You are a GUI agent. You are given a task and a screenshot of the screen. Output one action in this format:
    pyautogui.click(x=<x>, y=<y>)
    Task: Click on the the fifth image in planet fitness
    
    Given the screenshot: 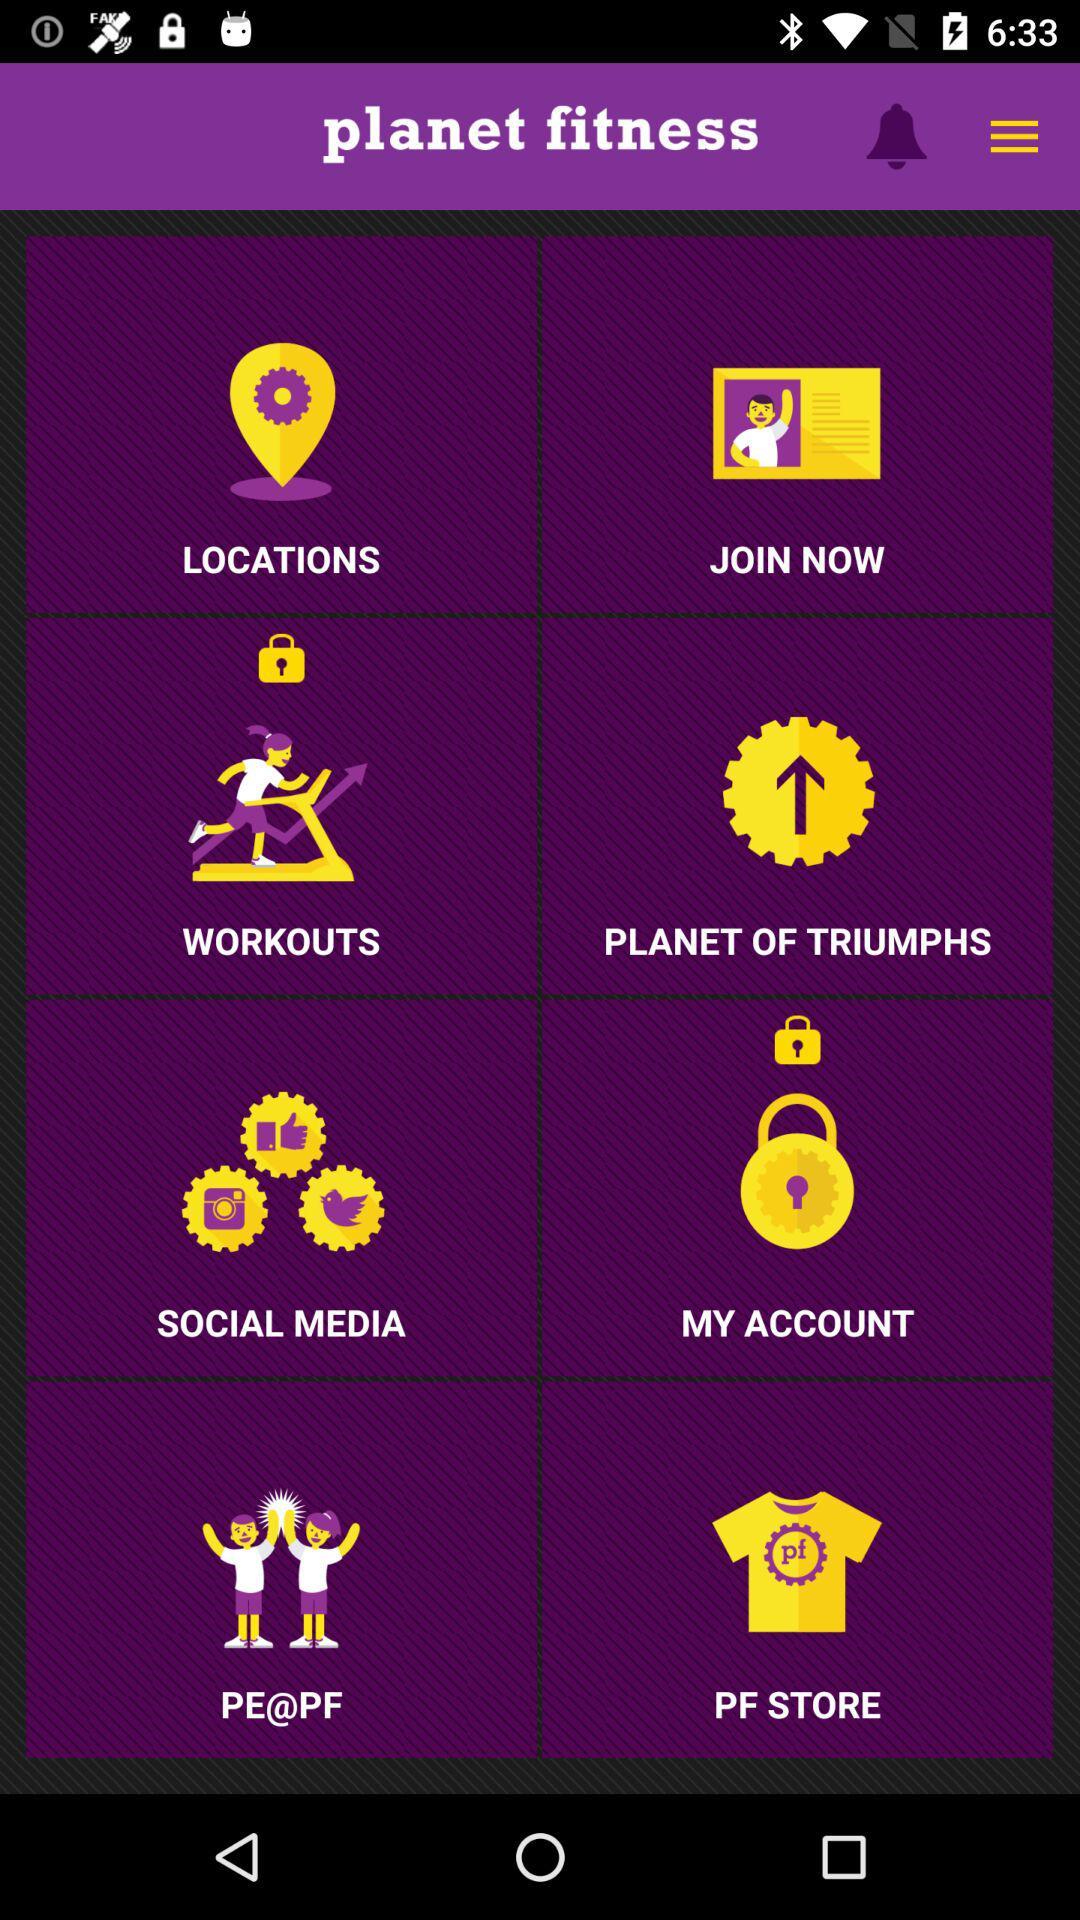 What is the action you would take?
    pyautogui.click(x=281, y=1188)
    